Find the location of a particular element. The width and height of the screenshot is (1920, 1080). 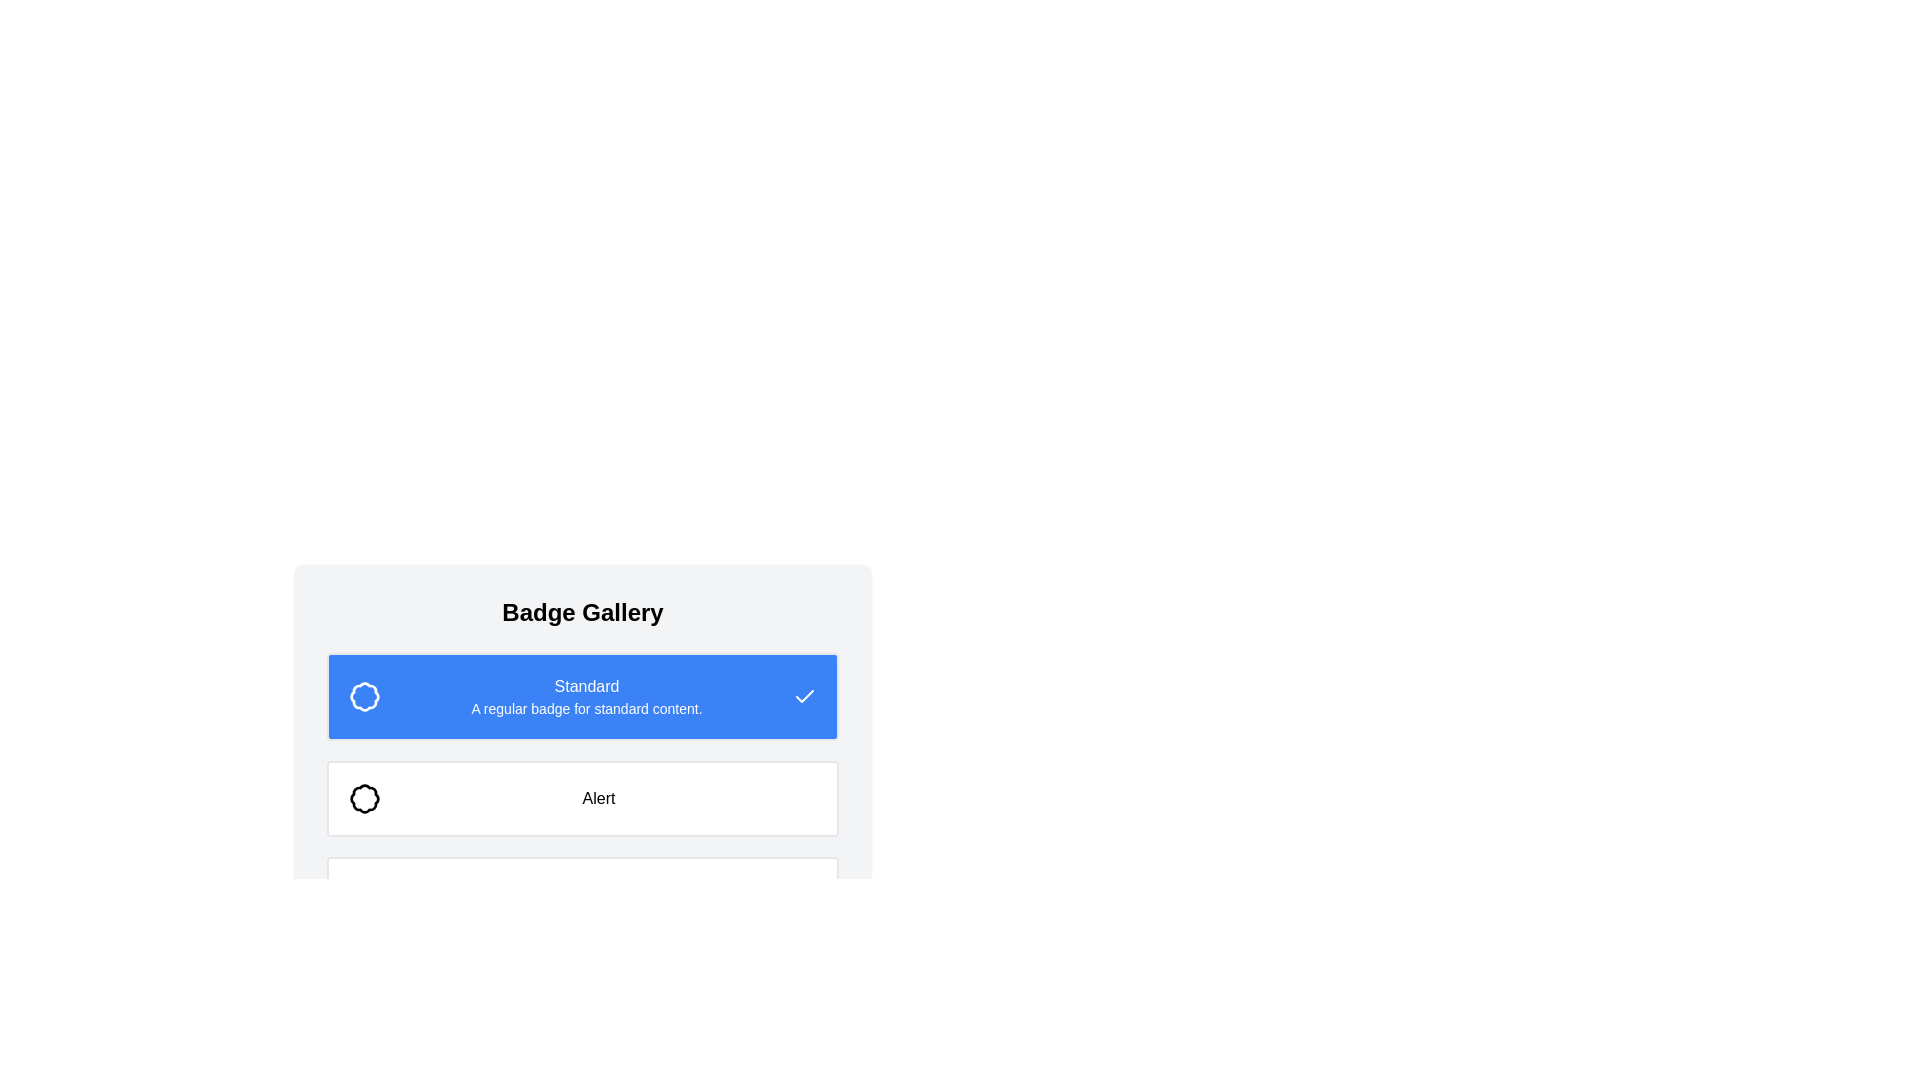

the 'Alert' badge element, which is the second badge in a vertical list of badges, positioned directly below the 'Standard' badge and above the 'Success' badge is located at coordinates (581, 797).